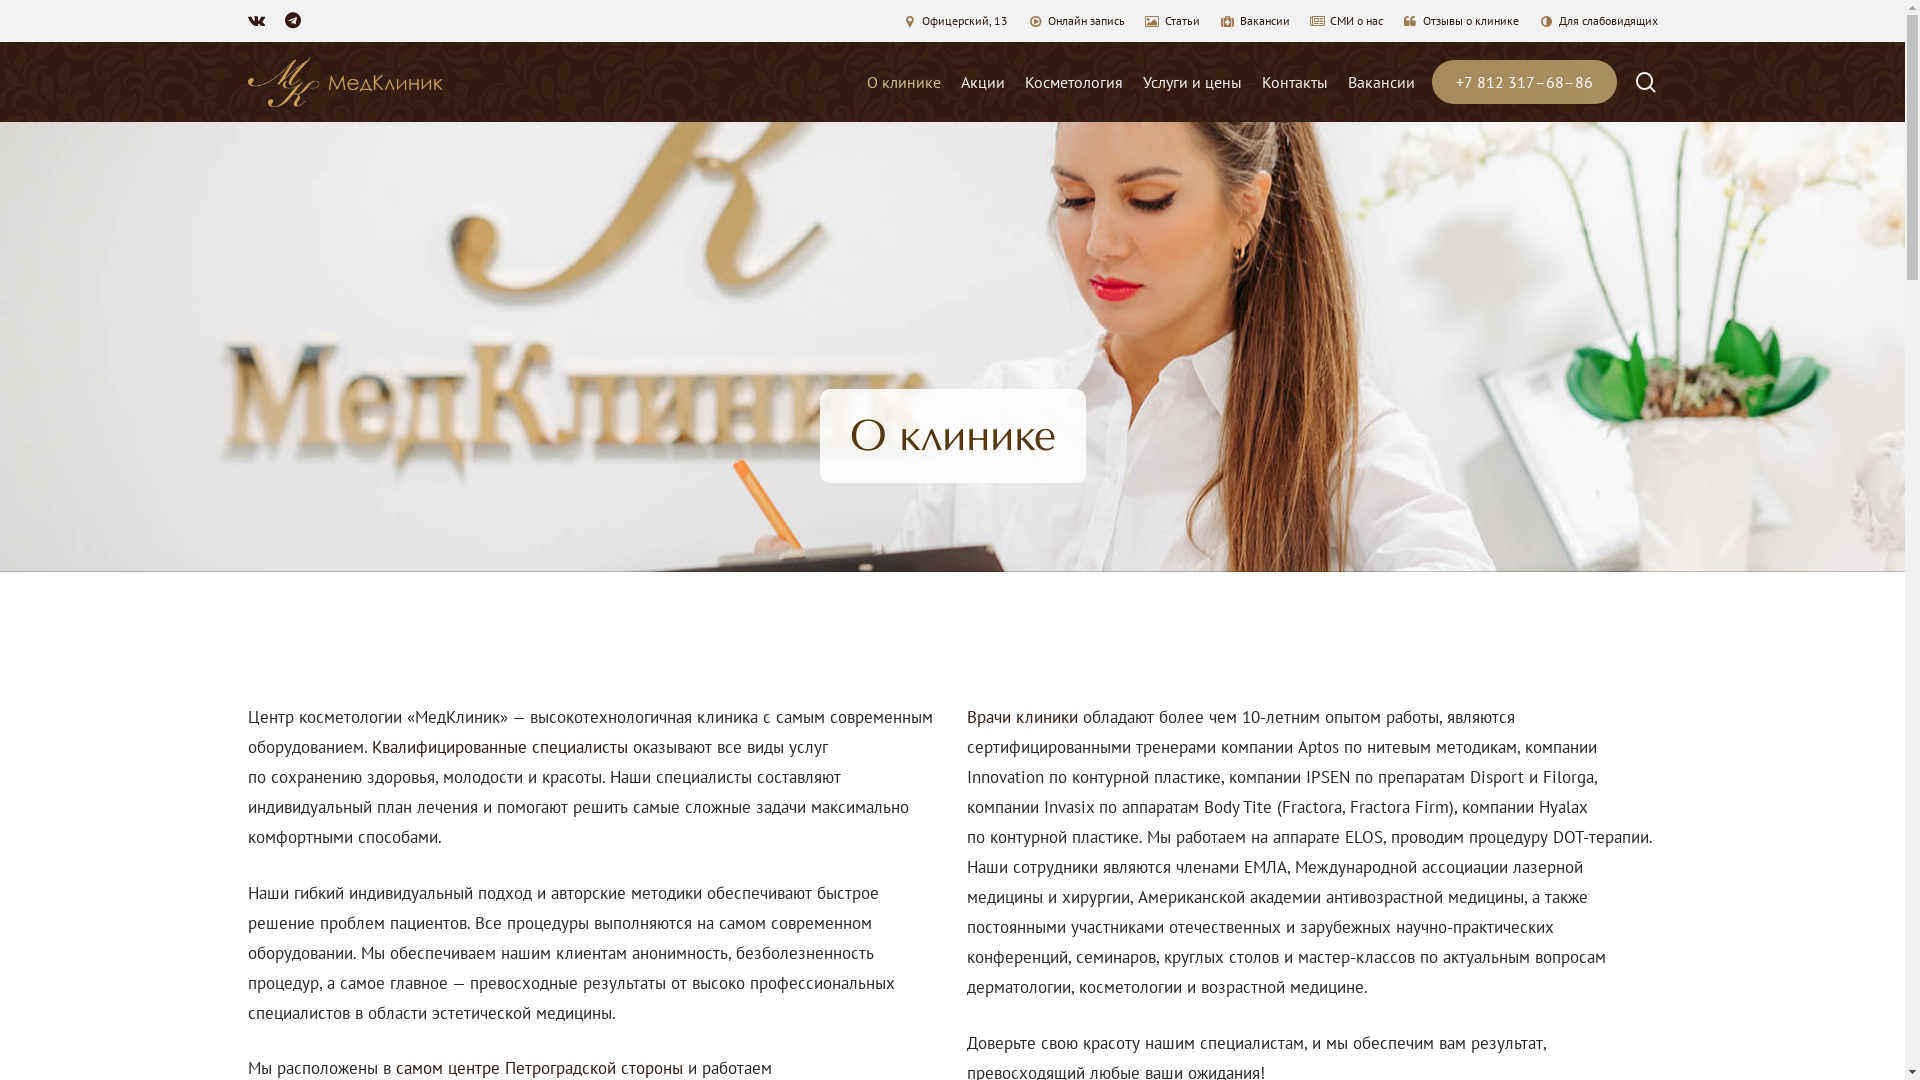 The width and height of the screenshot is (1920, 1080). I want to click on 'vk', so click(255, 20).